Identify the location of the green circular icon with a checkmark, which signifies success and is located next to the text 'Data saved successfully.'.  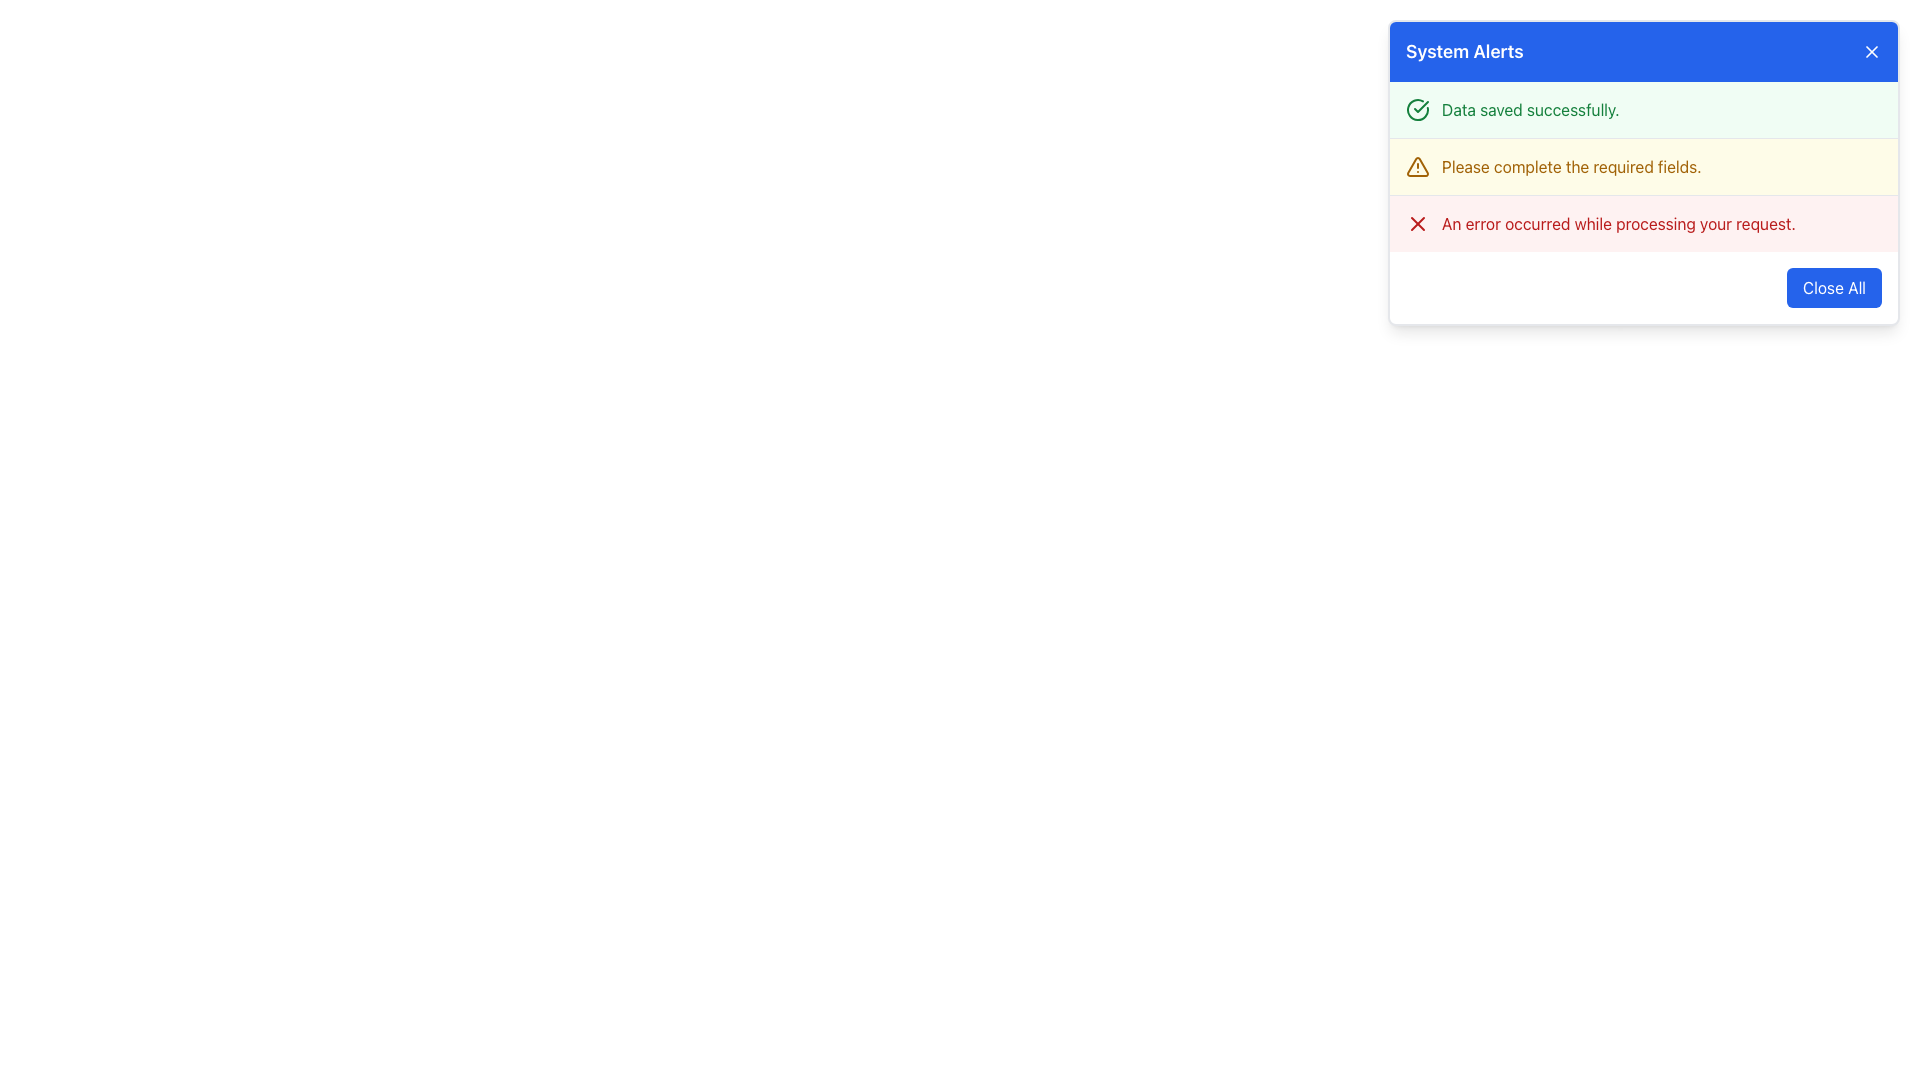
(1416, 110).